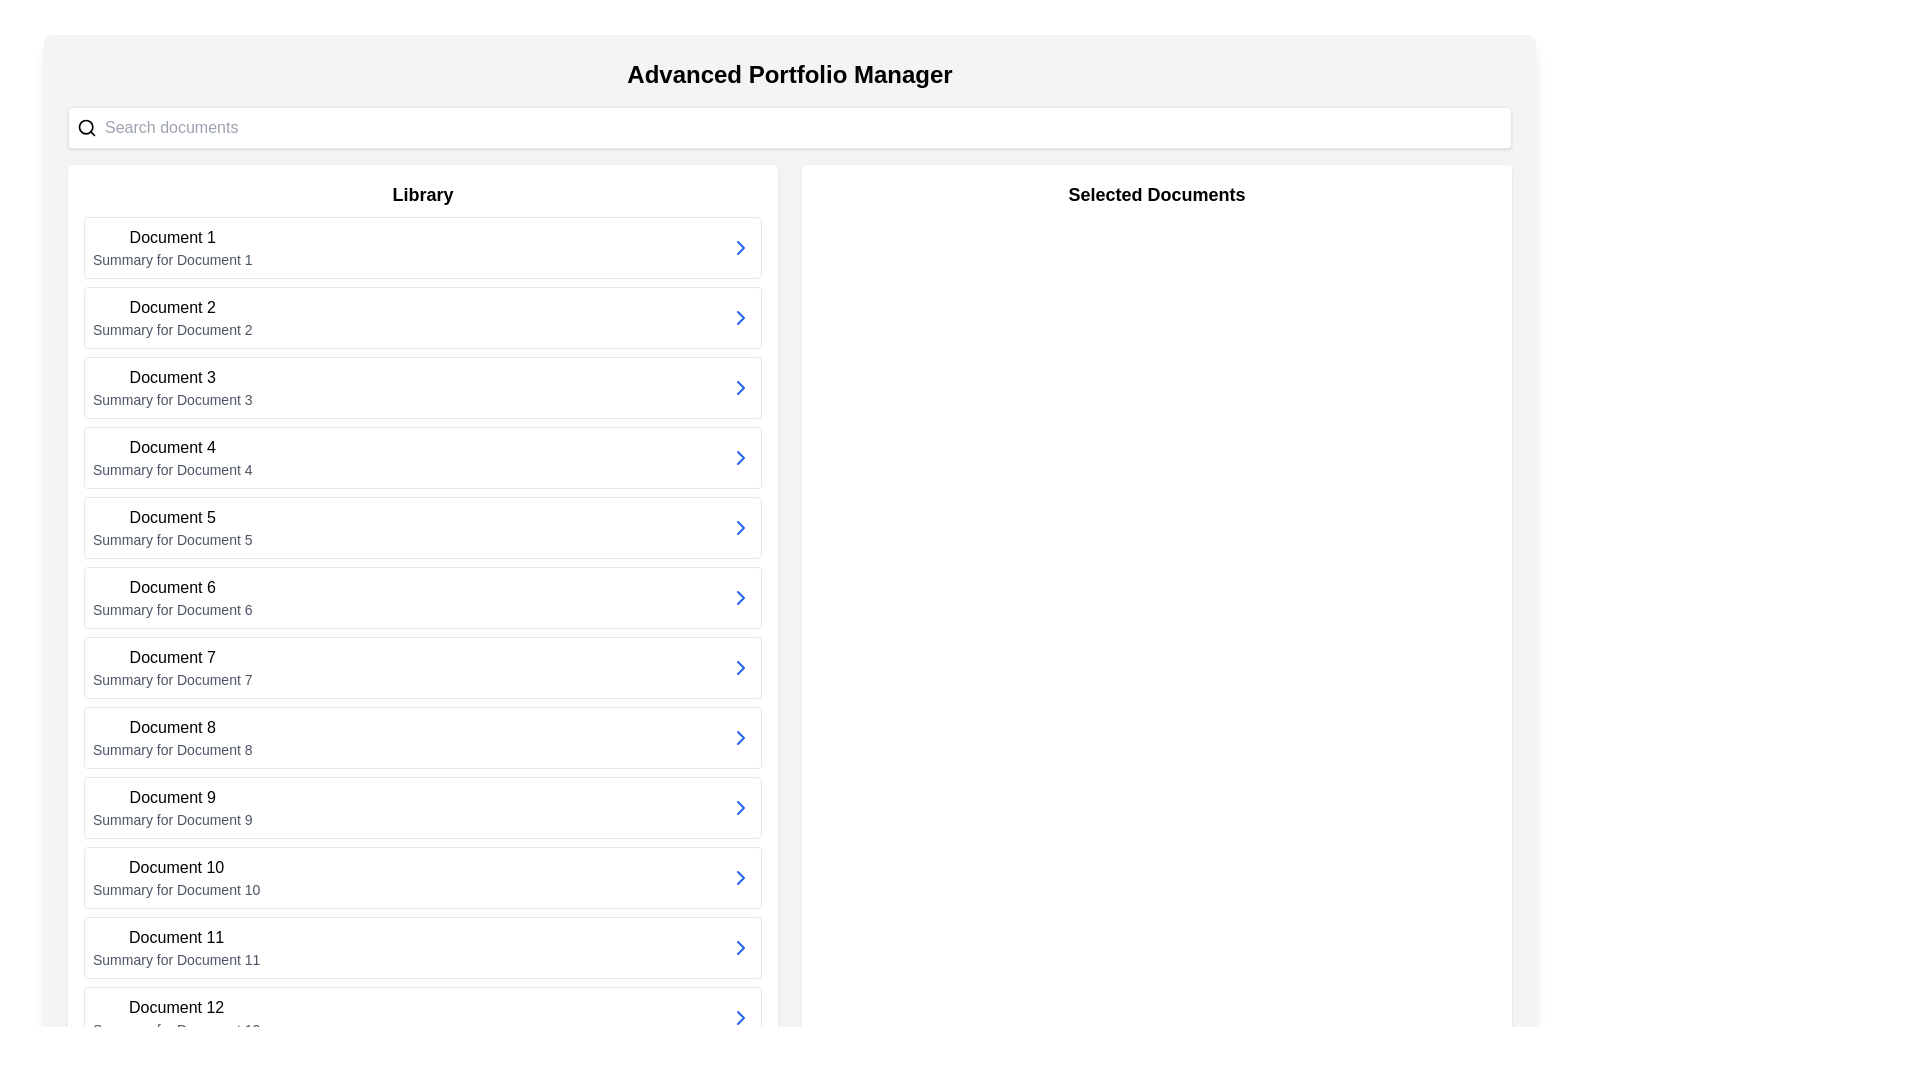 This screenshot has height=1080, width=1920. I want to click on the text label displaying 'Document 3', which is the title of the third item in the Library section's vertically arranged list, so click(172, 378).